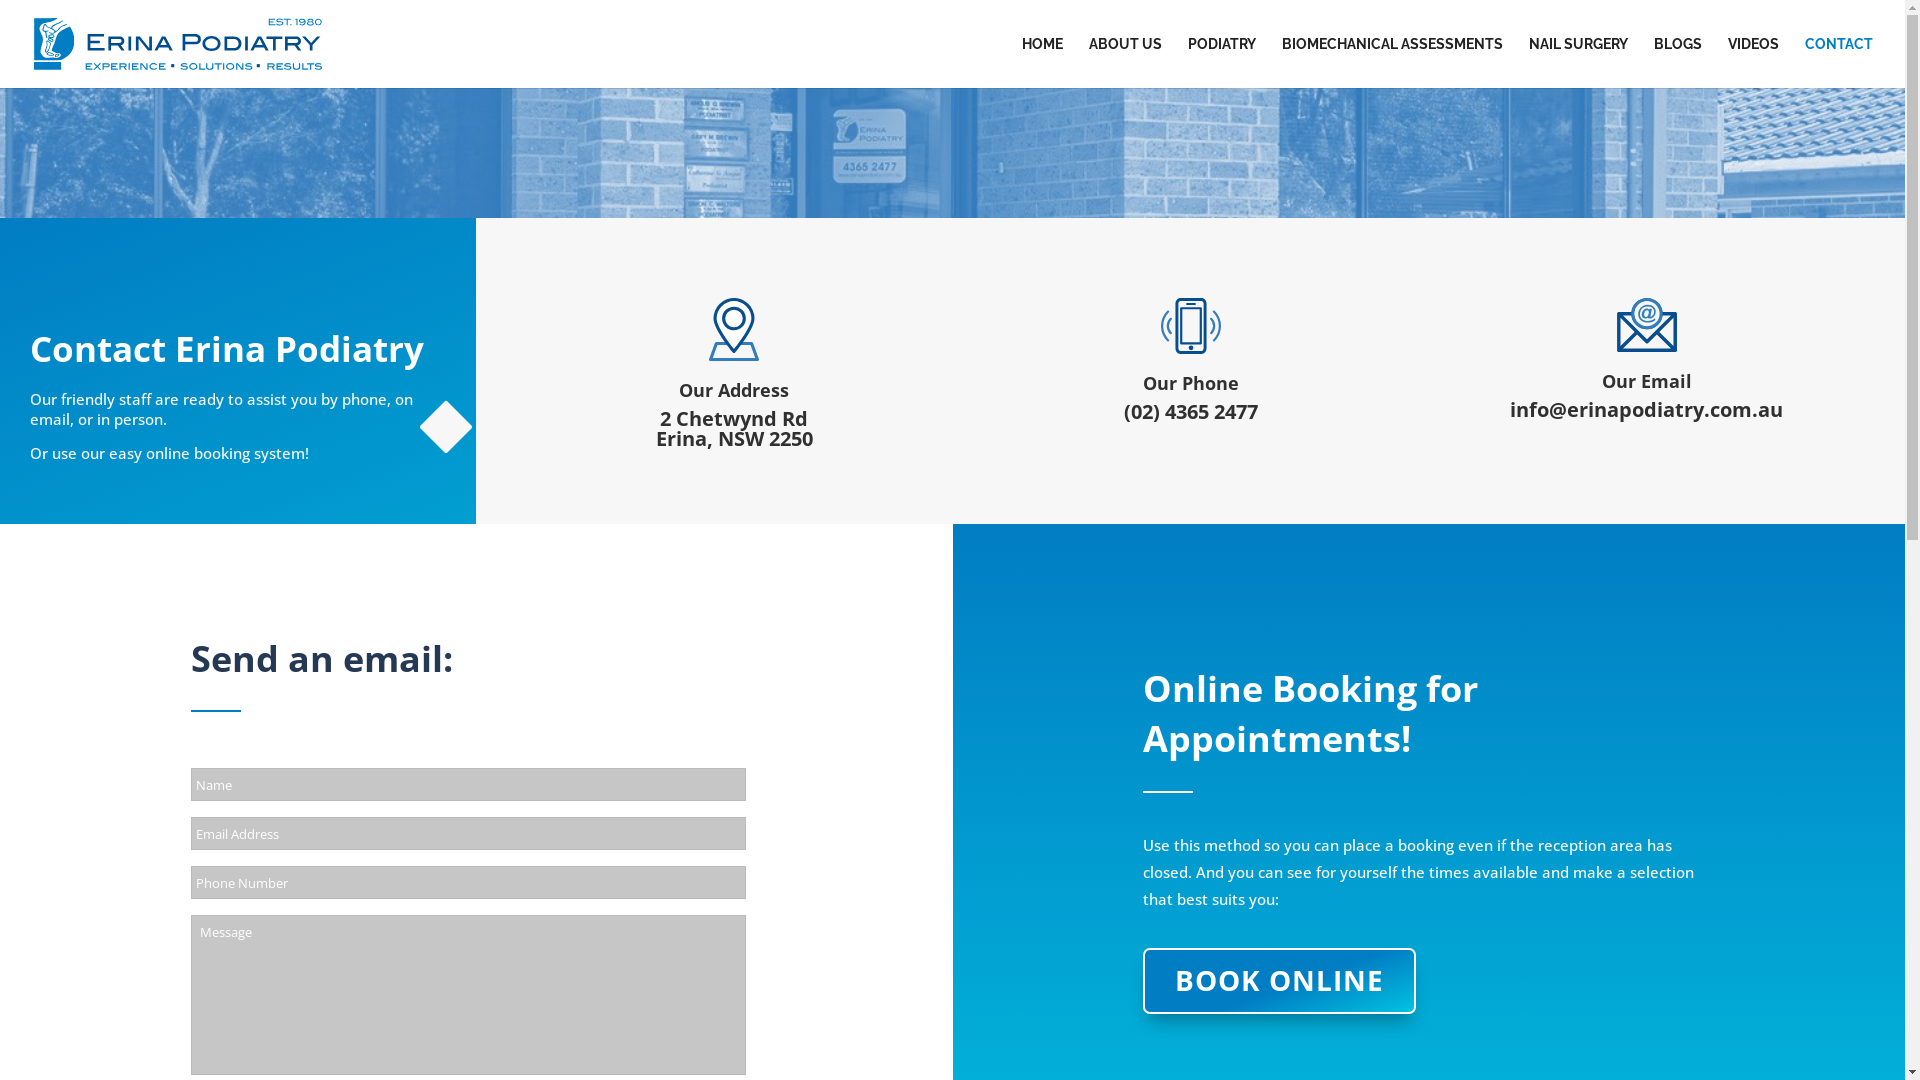 This screenshot has height=1080, width=1920. Describe the element at coordinates (1088, 61) in the screenshot. I see `'ABOUT US'` at that location.